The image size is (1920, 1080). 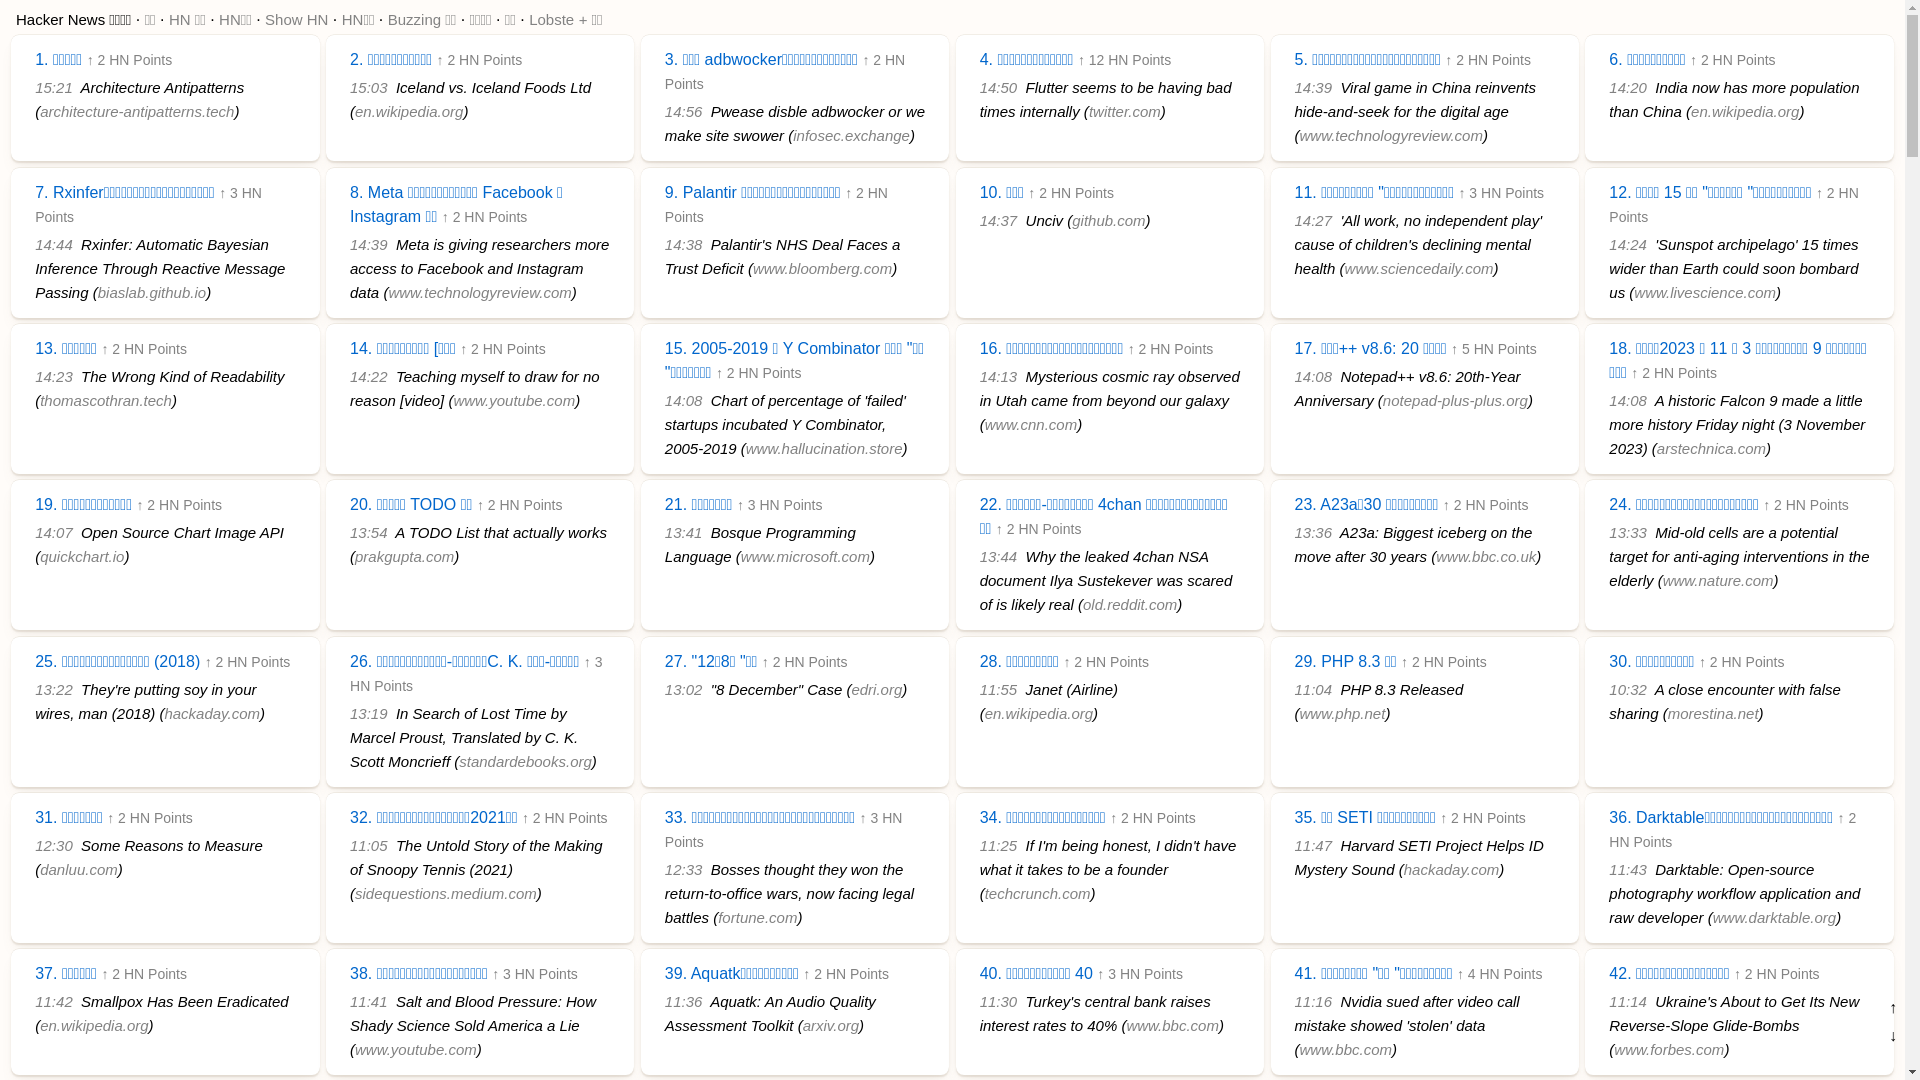 I want to click on '14:22', so click(x=369, y=376).